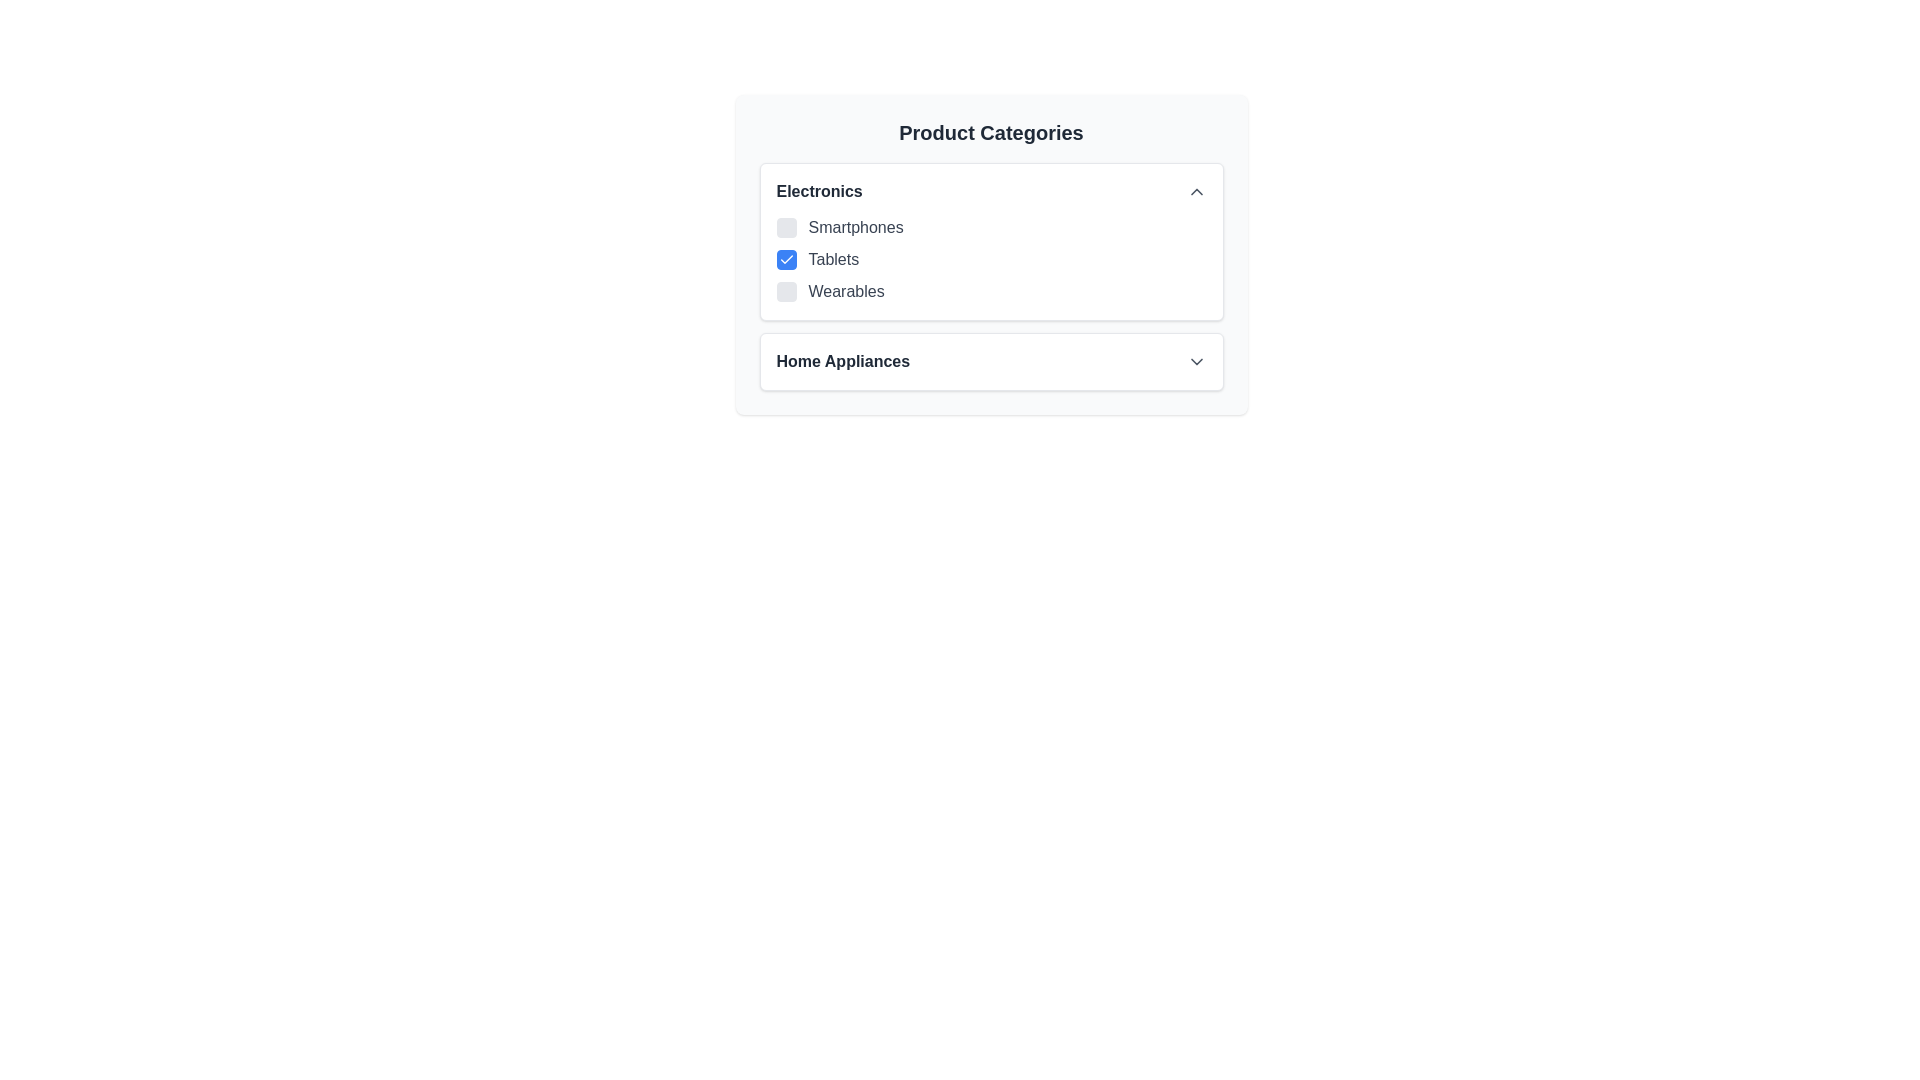 The height and width of the screenshot is (1080, 1920). What do you see at coordinates (991, 362) in the screenshot?
I see `the 'Home Appliances' dropdown menu` at bounding box center [991, 362].